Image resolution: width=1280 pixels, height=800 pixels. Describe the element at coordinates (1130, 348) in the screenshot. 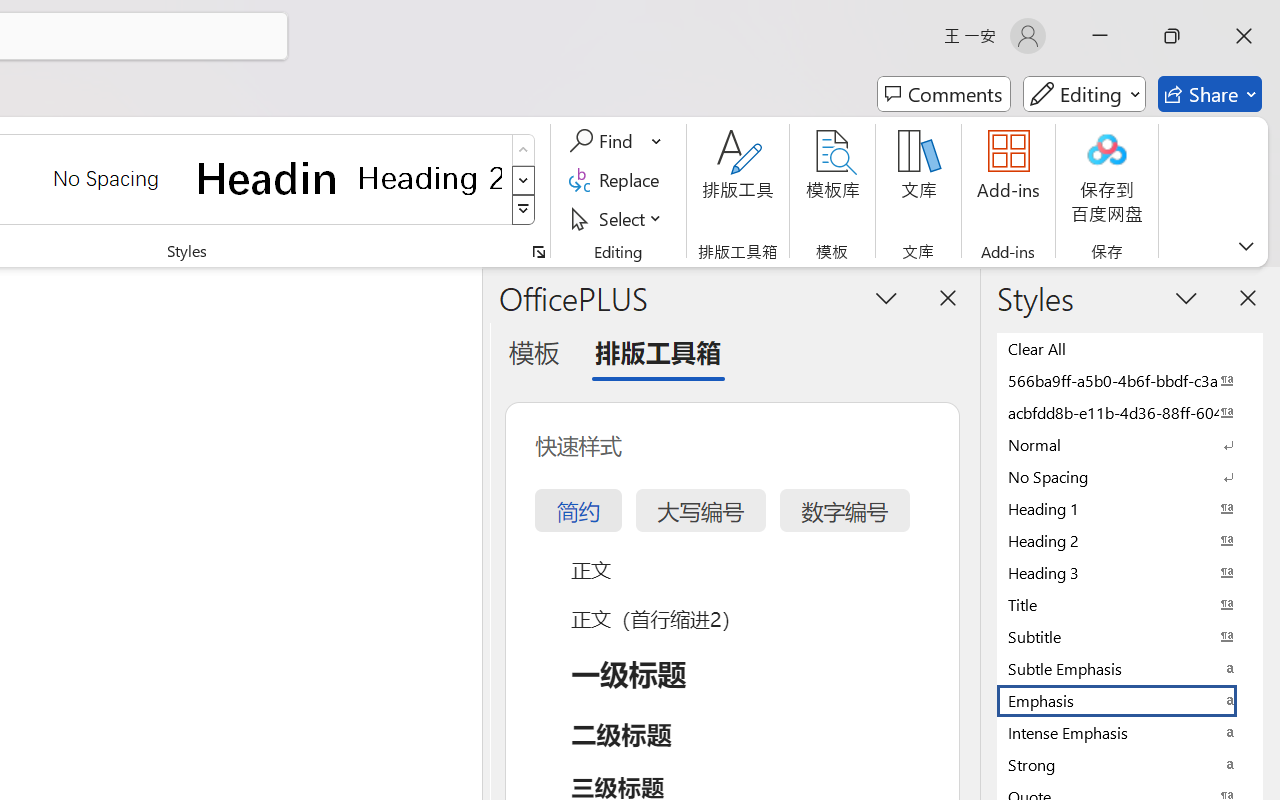

I see `'Clear All'` at that location.